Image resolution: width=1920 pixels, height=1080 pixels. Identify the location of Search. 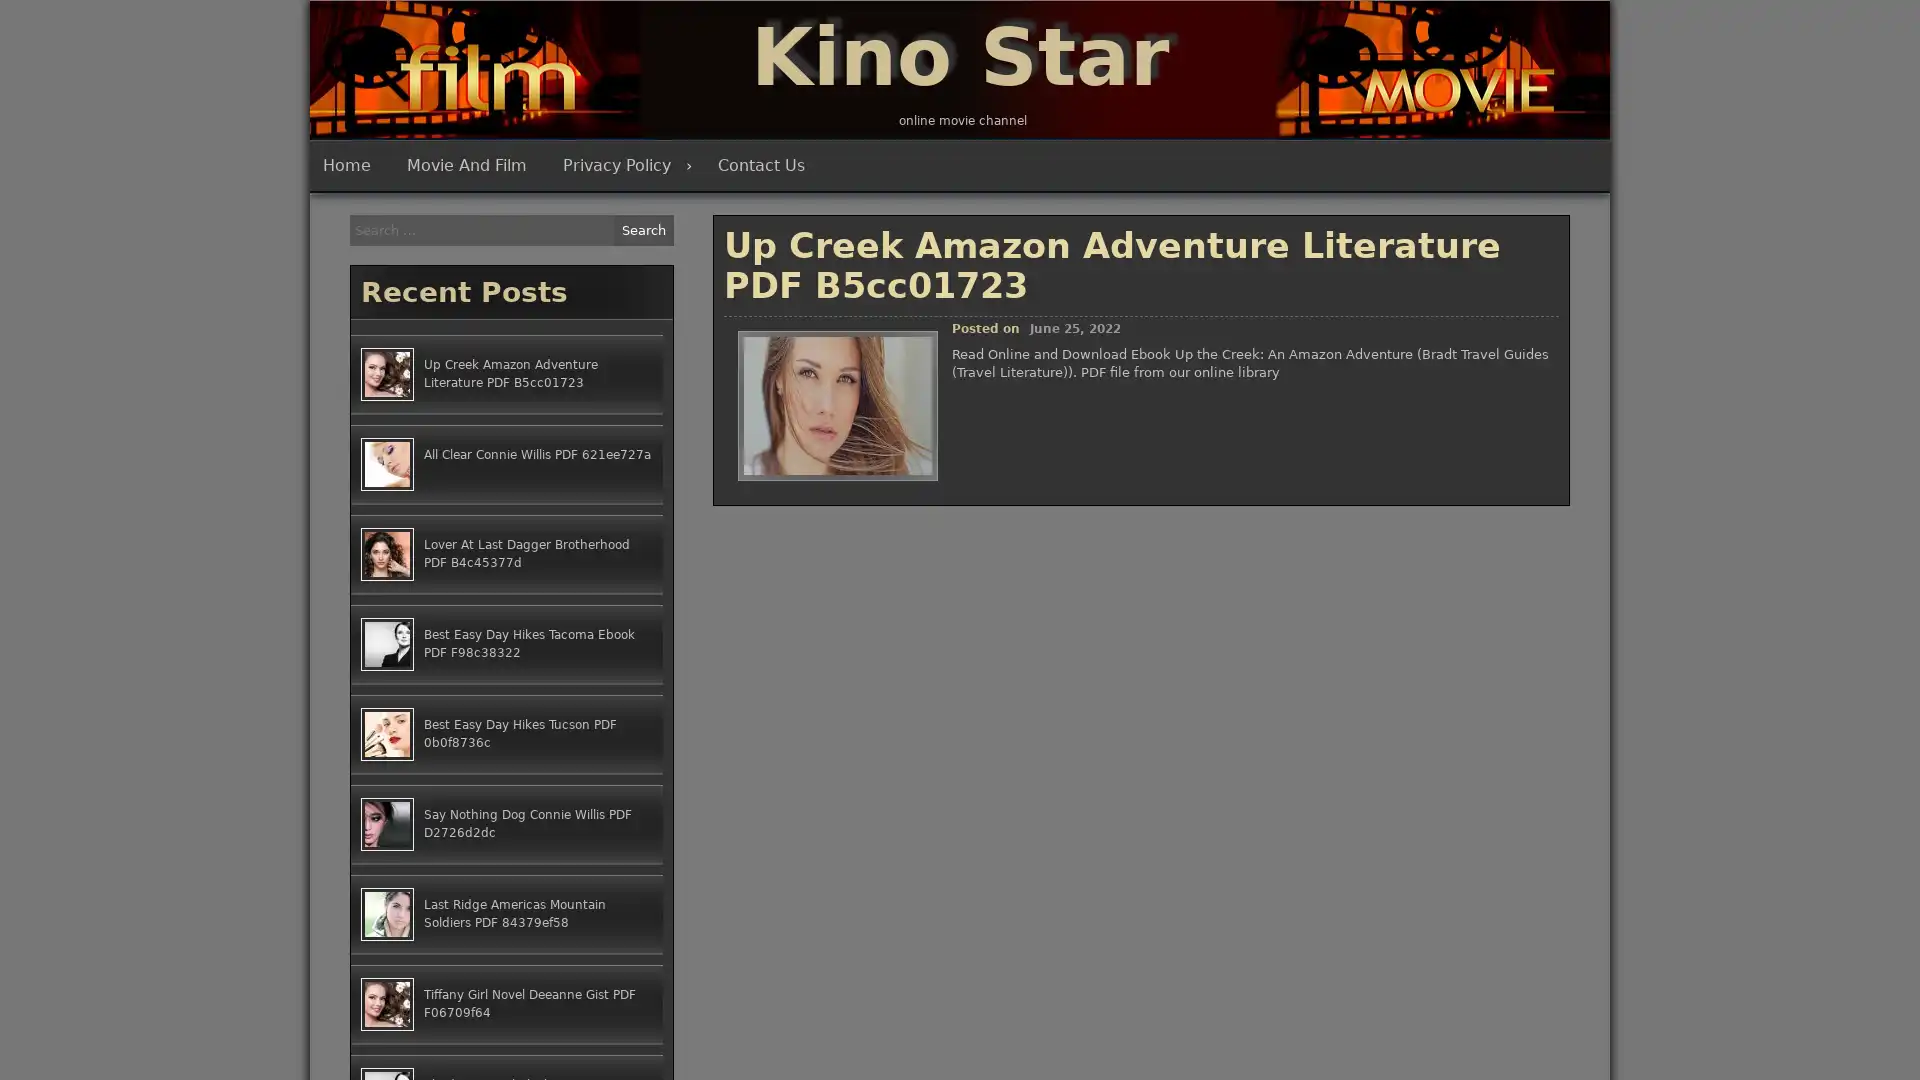
(643, 229).